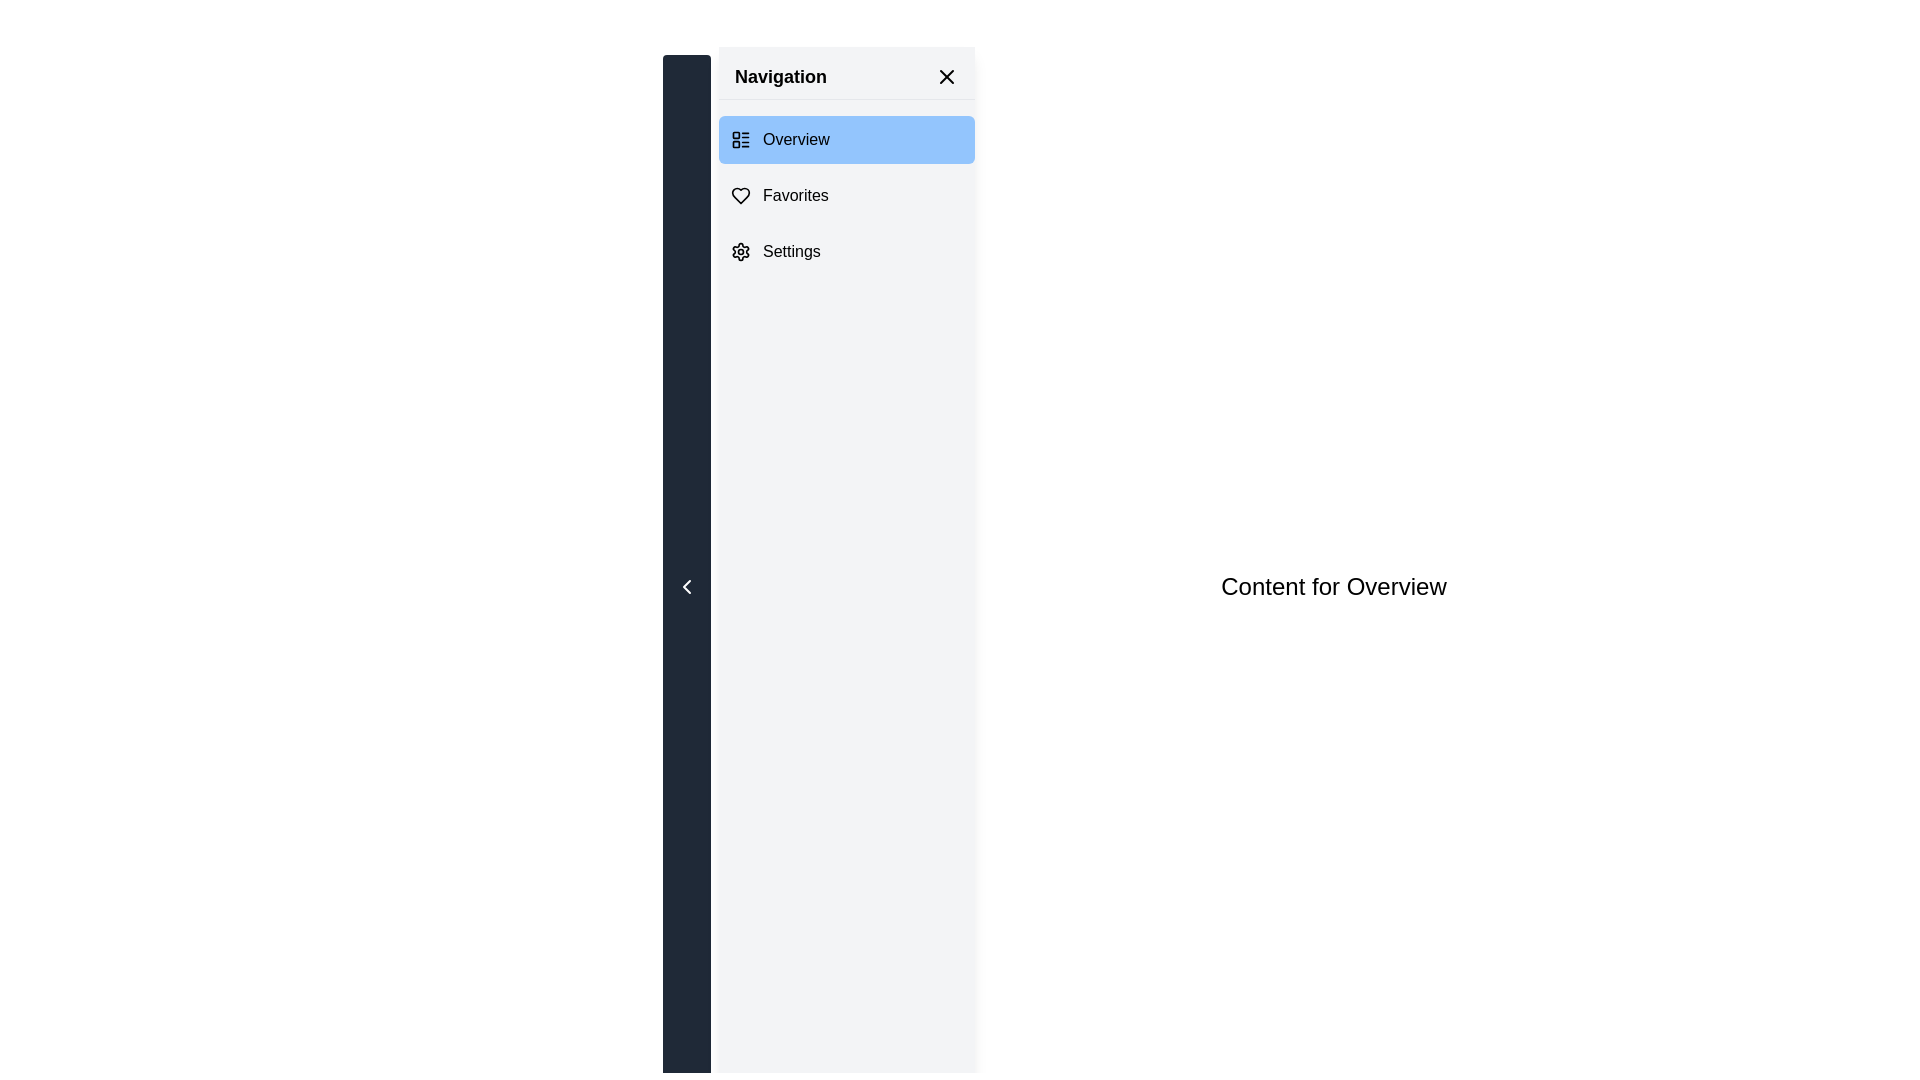 This screenshot has width=1920, height=1080. What do you see at coordinates (739, 138) in the screenshot?
I see `the SVG graphic icon representing the 'Overview' section in the navigation panel, which is located on the left side of the 'Overview' option` at bounding box center [739, 138].